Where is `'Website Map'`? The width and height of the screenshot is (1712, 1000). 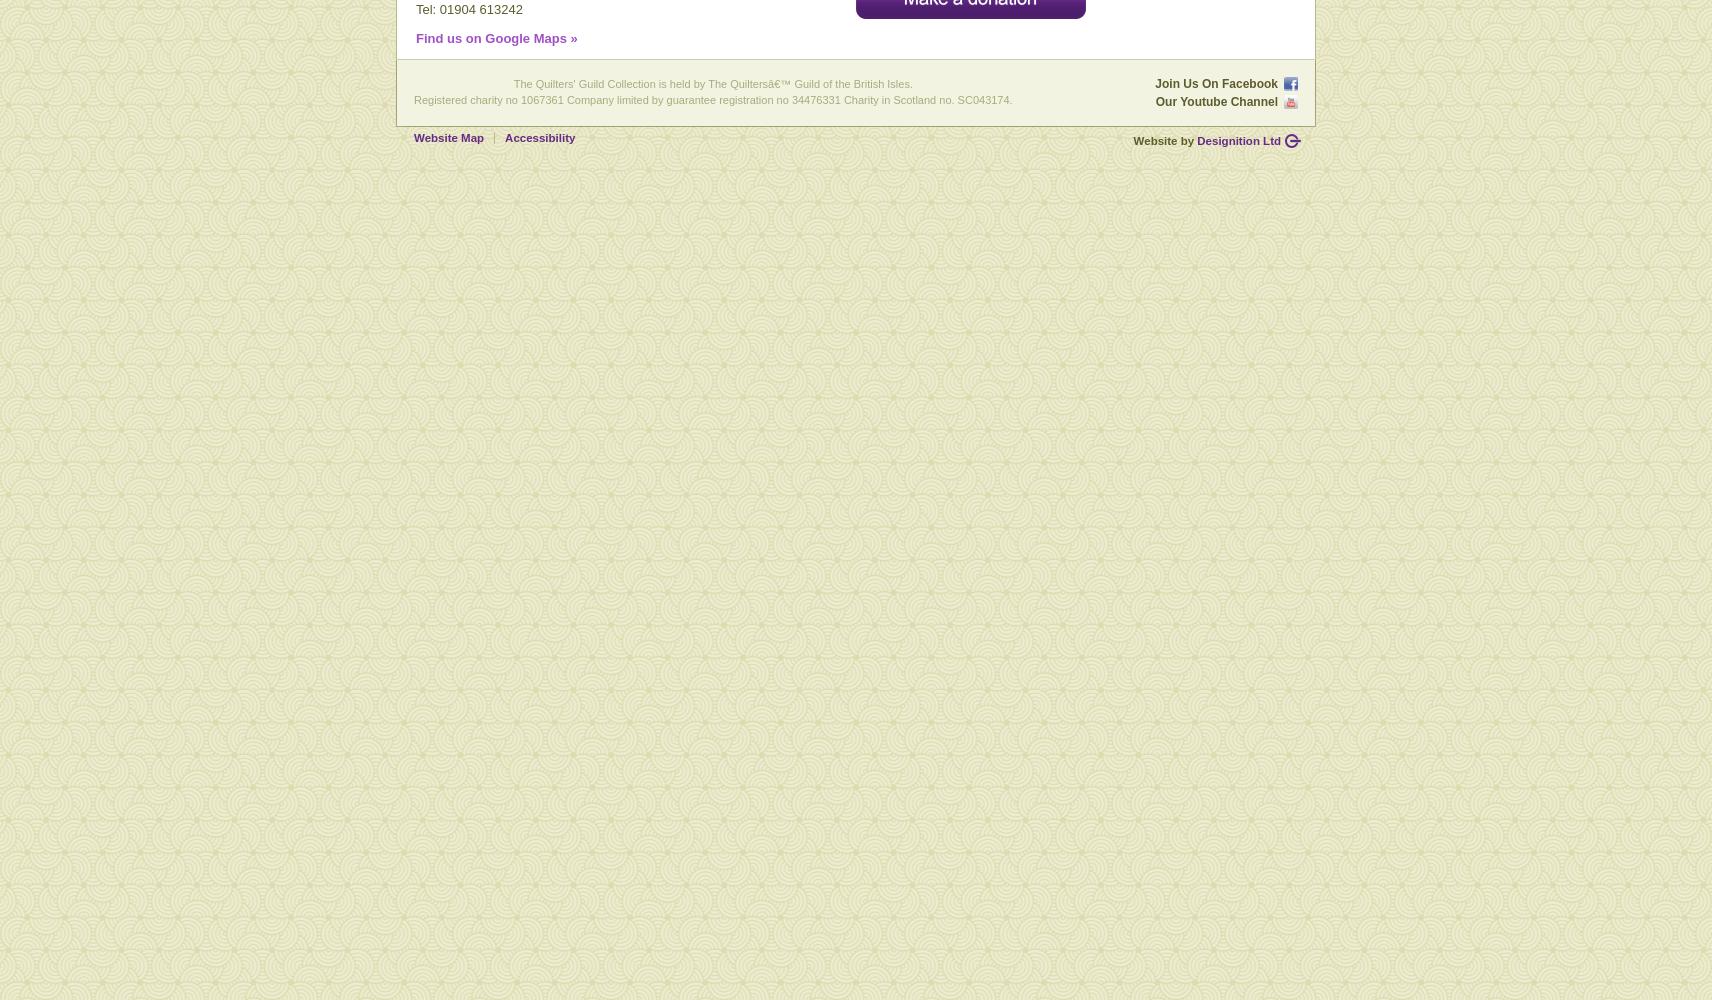 'Website Map' is located at coordinates (448, 137).